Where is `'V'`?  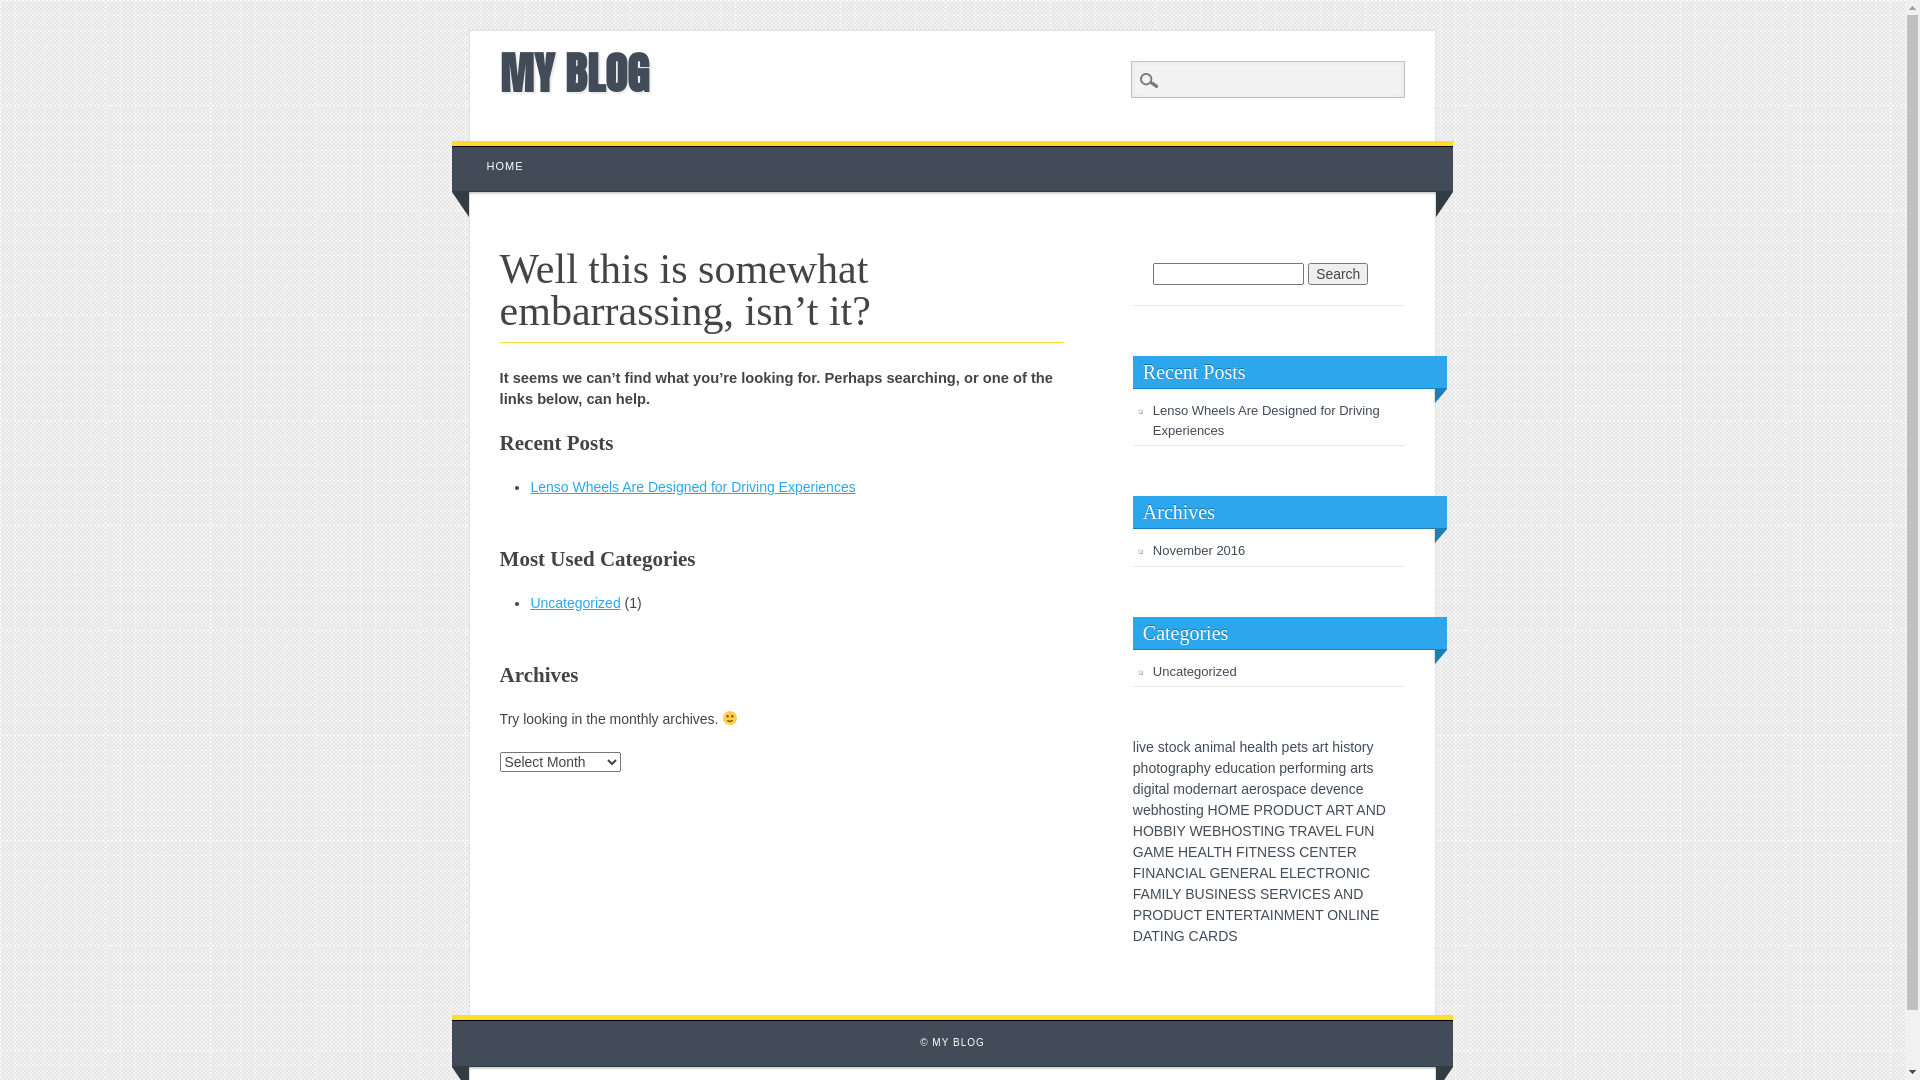 'V' is located at coordinates (1293, 893).